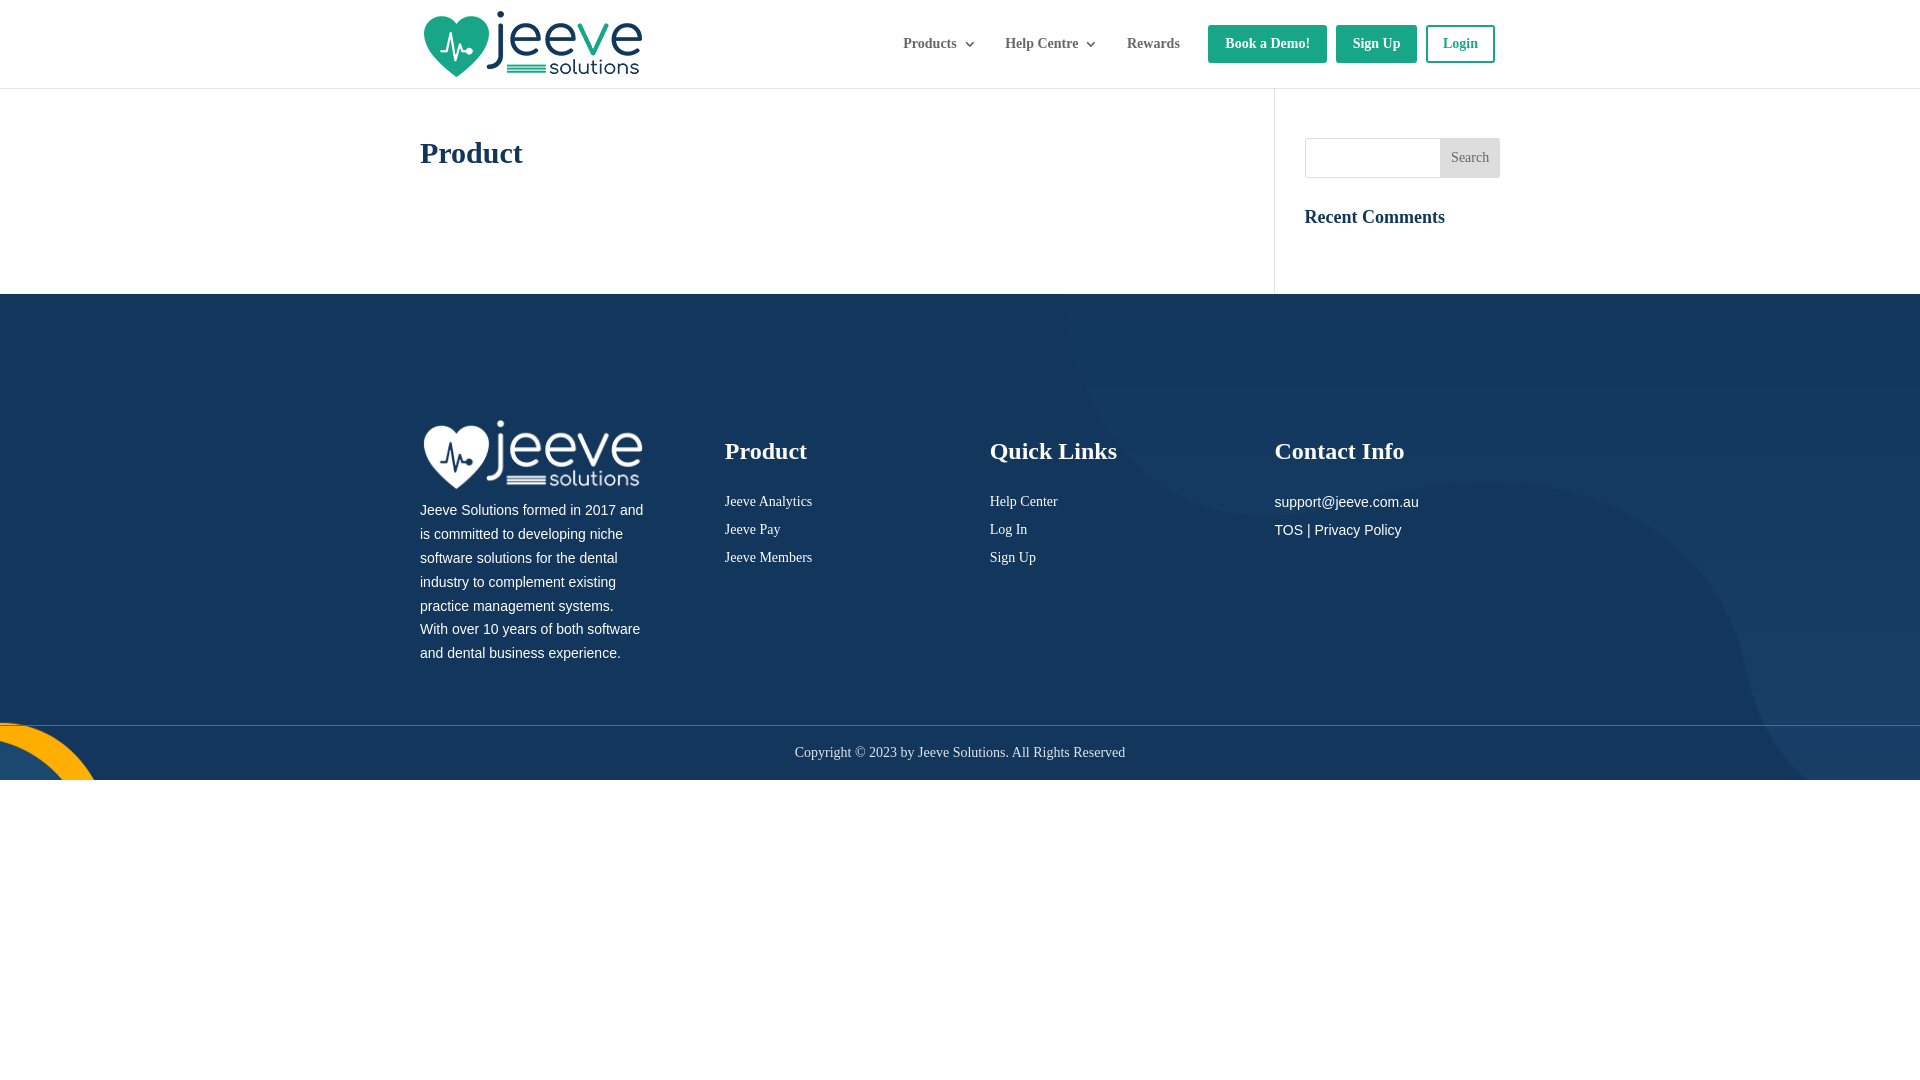 The height and width of the screenshot is (1080, 1920). Describe the element at coordinates (1460, 43) in the screenshot. I see `'Login'` at that location.